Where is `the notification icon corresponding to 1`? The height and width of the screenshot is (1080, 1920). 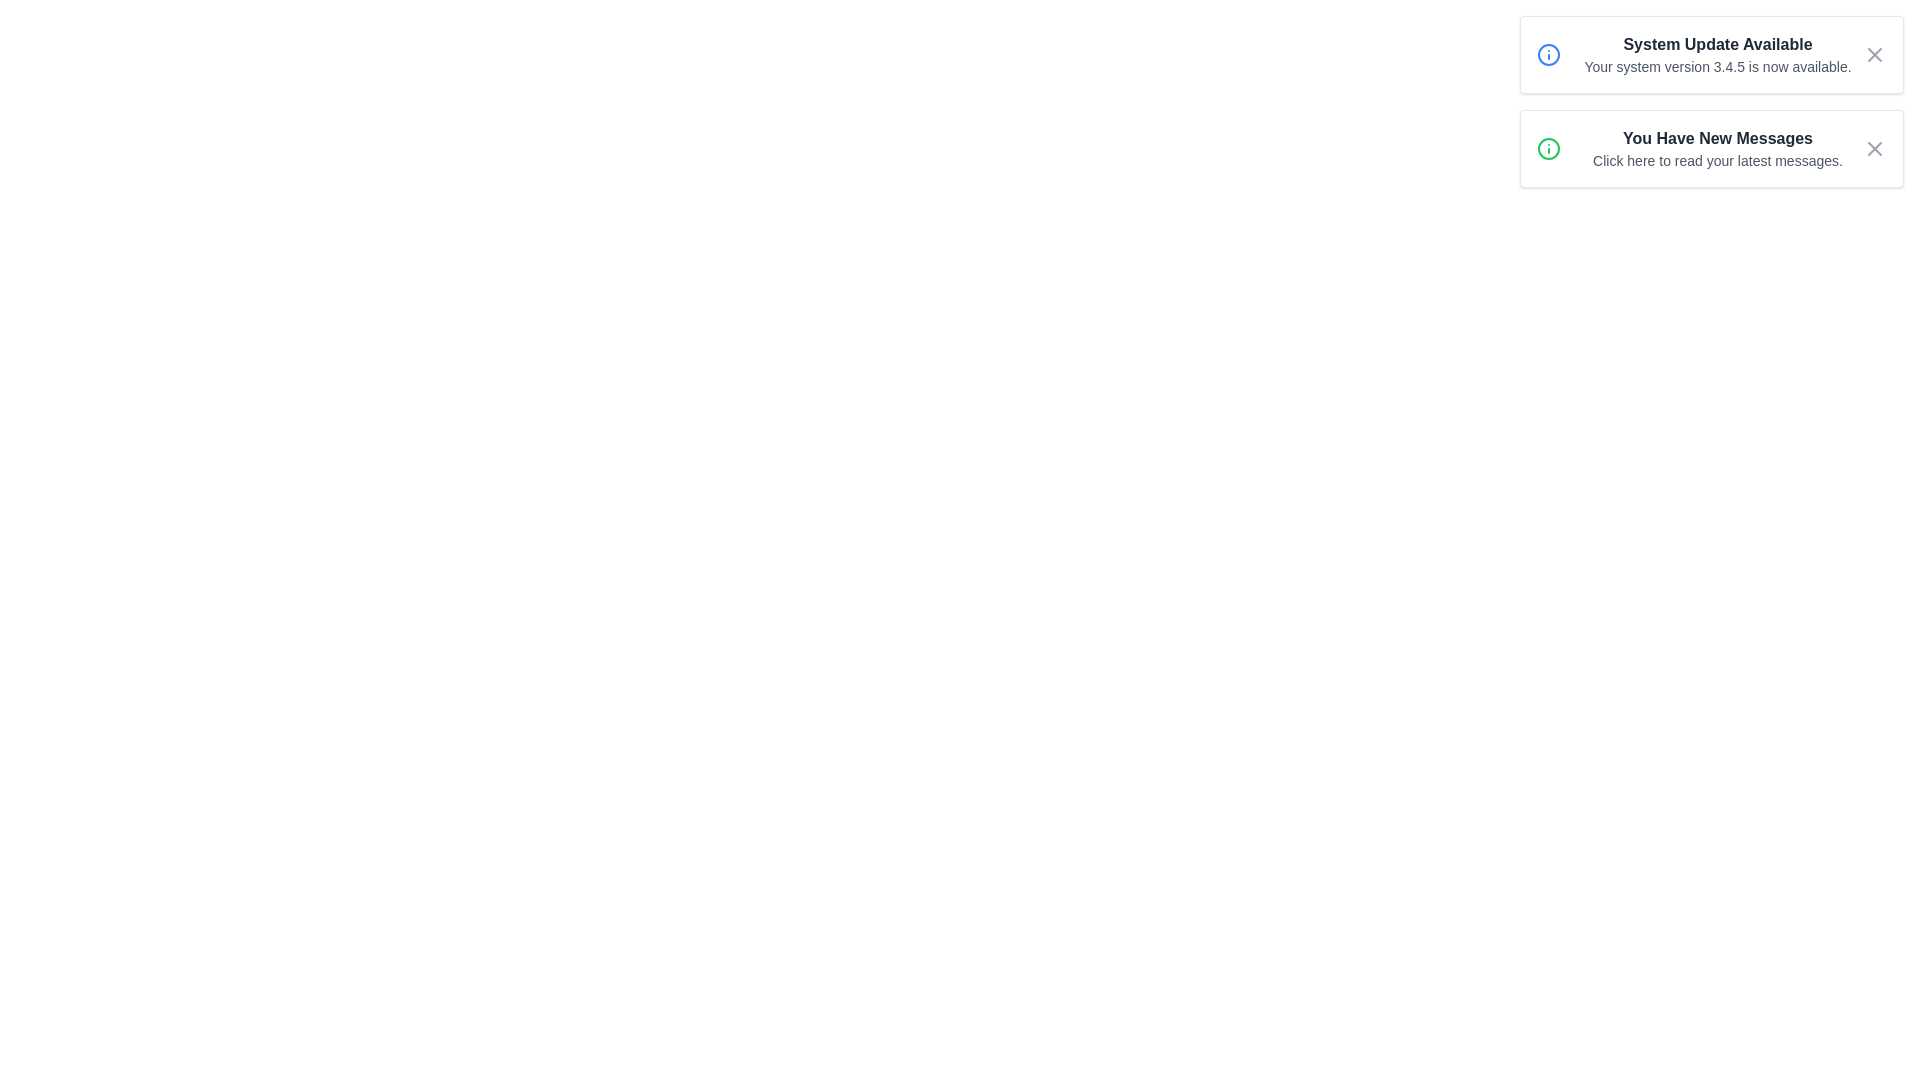
the notification icon corresponding to 1 is located at coordinates (1548, 53).